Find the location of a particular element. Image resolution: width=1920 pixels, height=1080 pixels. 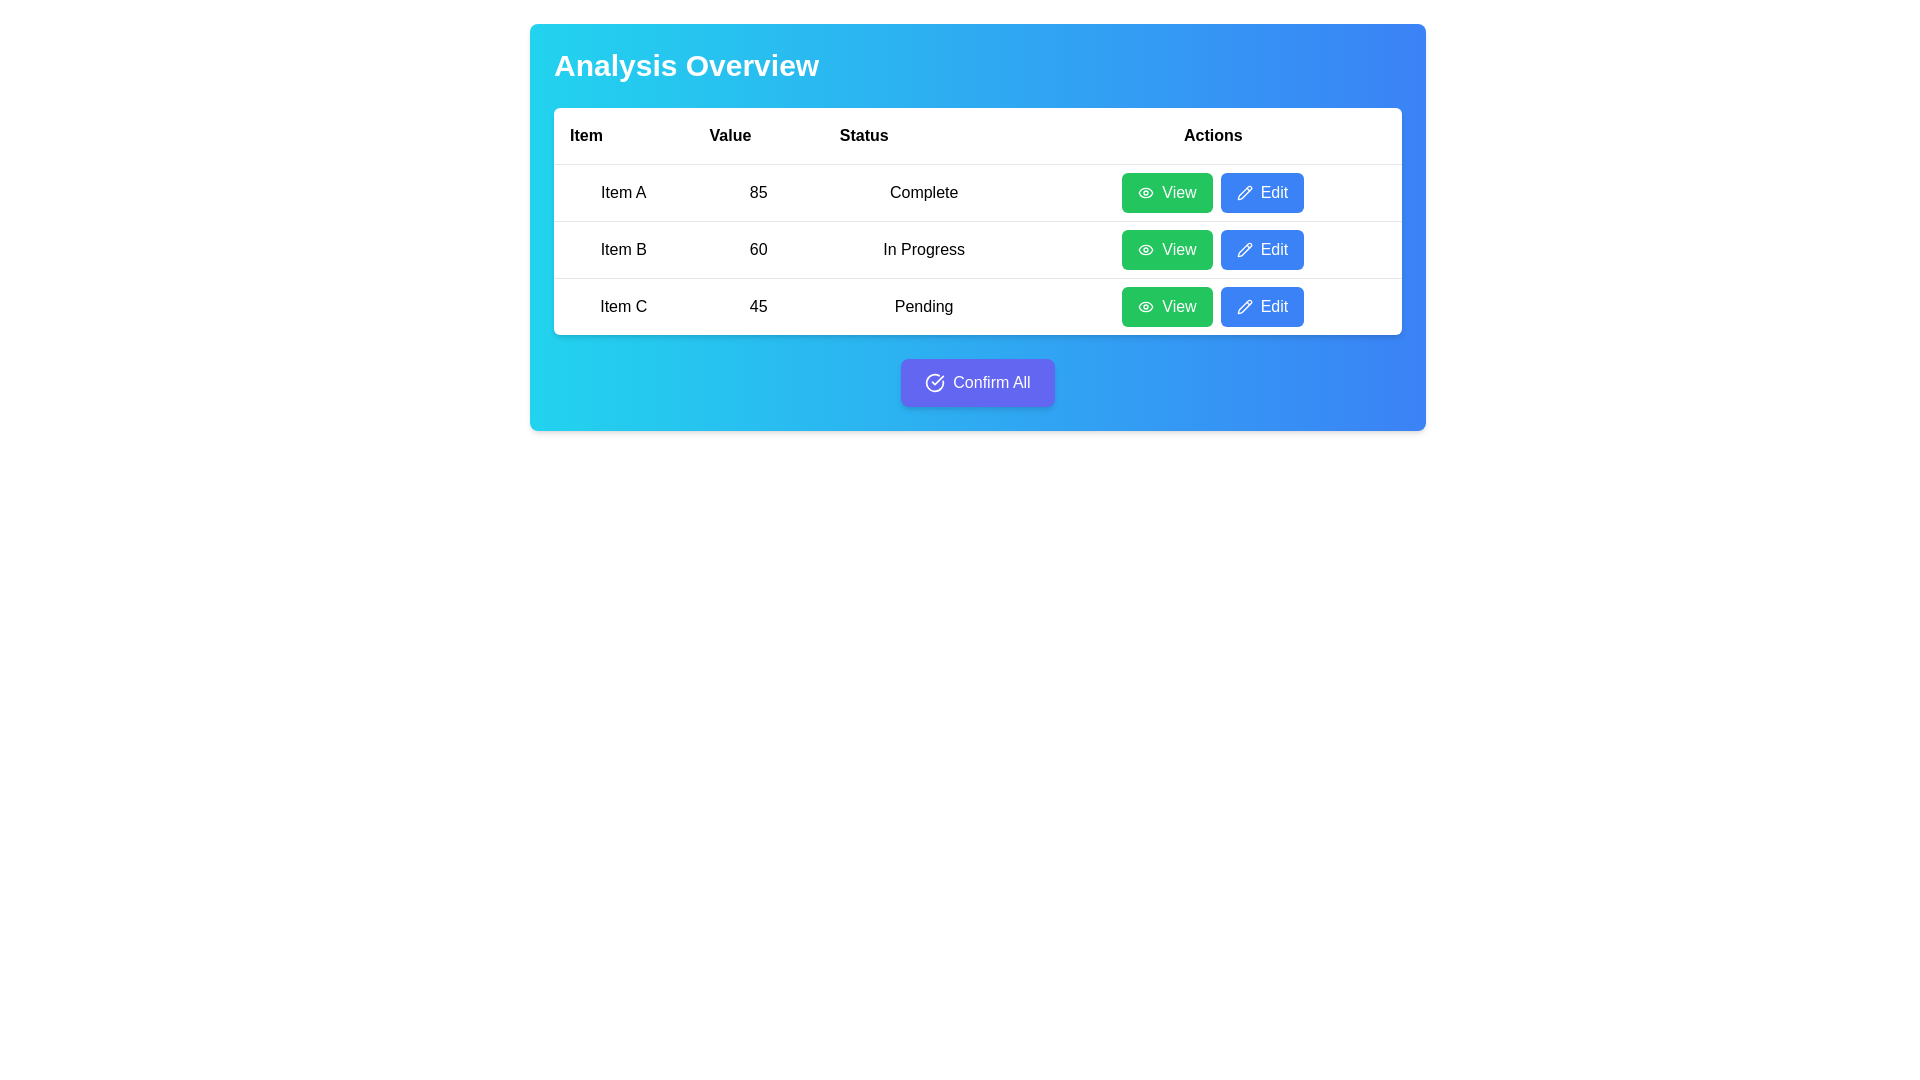

the button in the action bar for 'Item C' is located at coordinates (1212, 307).